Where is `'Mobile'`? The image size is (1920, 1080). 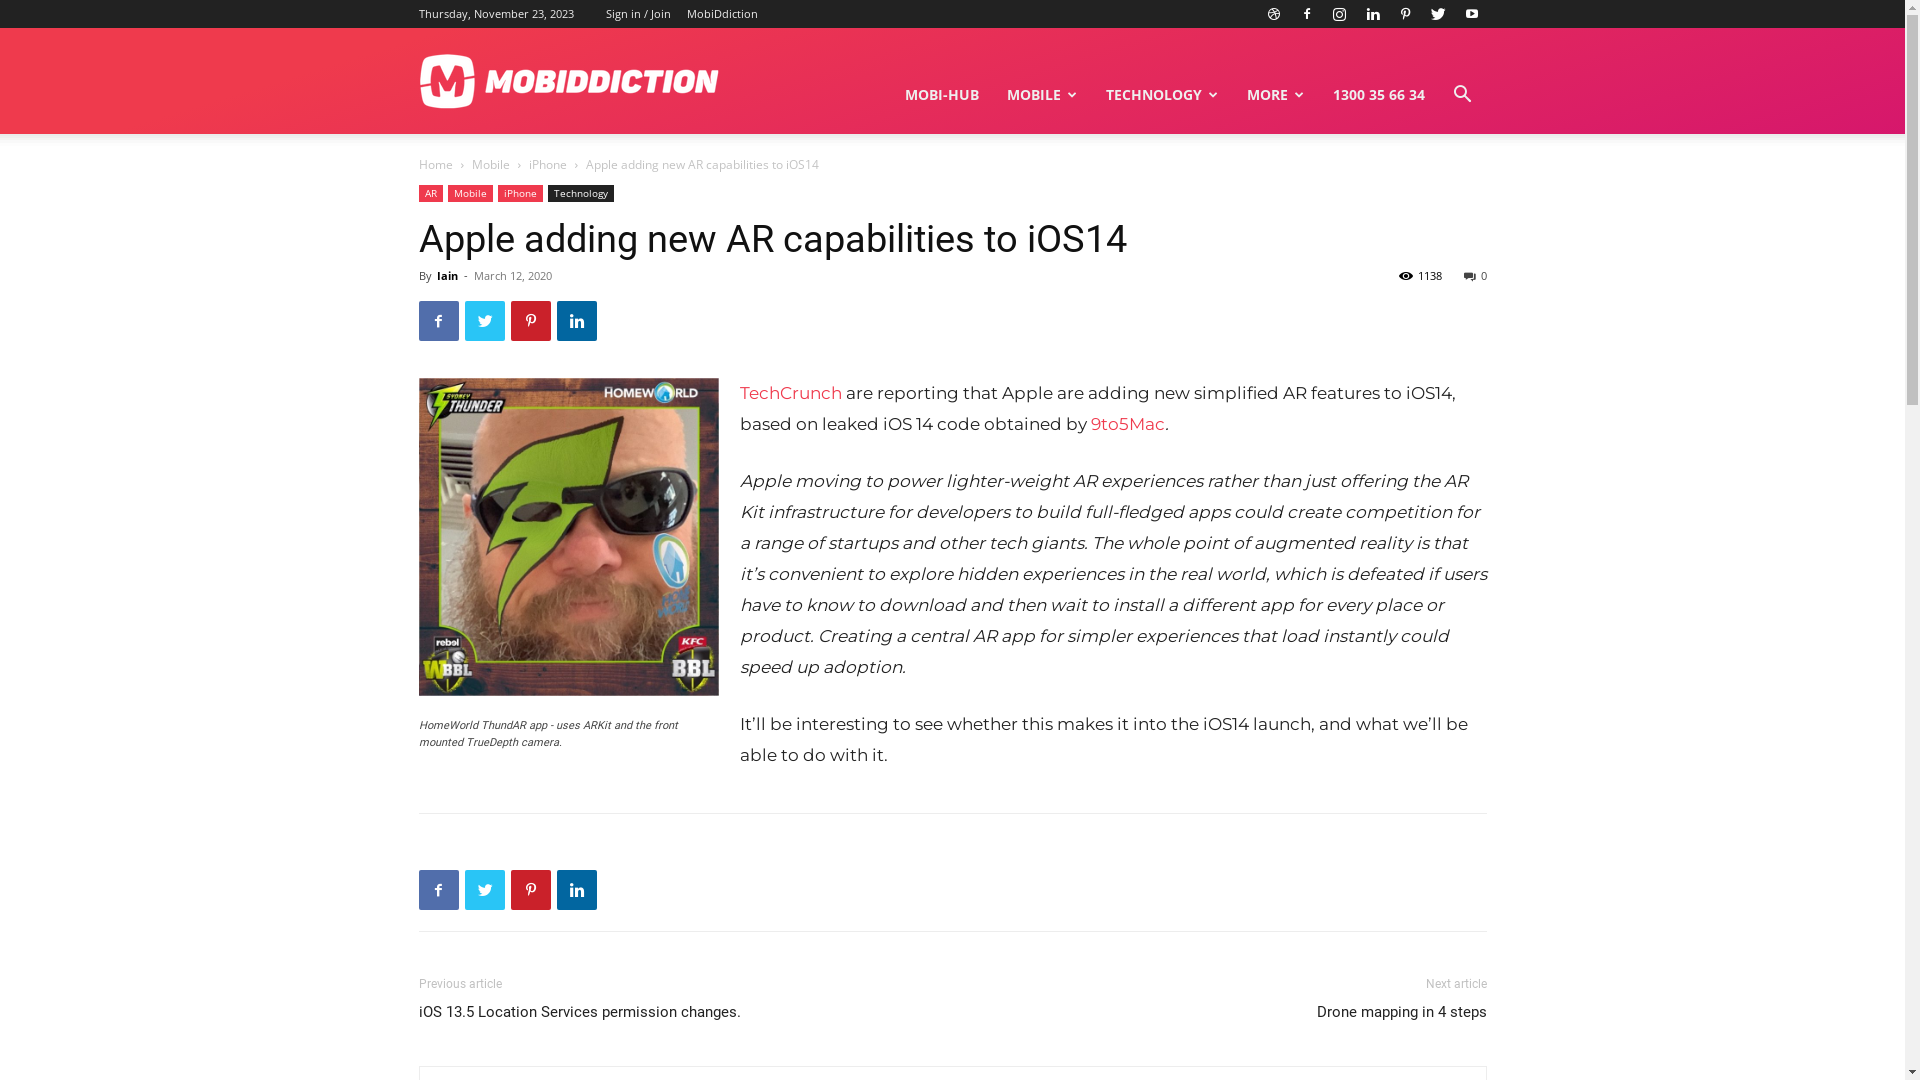 'Mobile' is located at coordinates (490, 163).